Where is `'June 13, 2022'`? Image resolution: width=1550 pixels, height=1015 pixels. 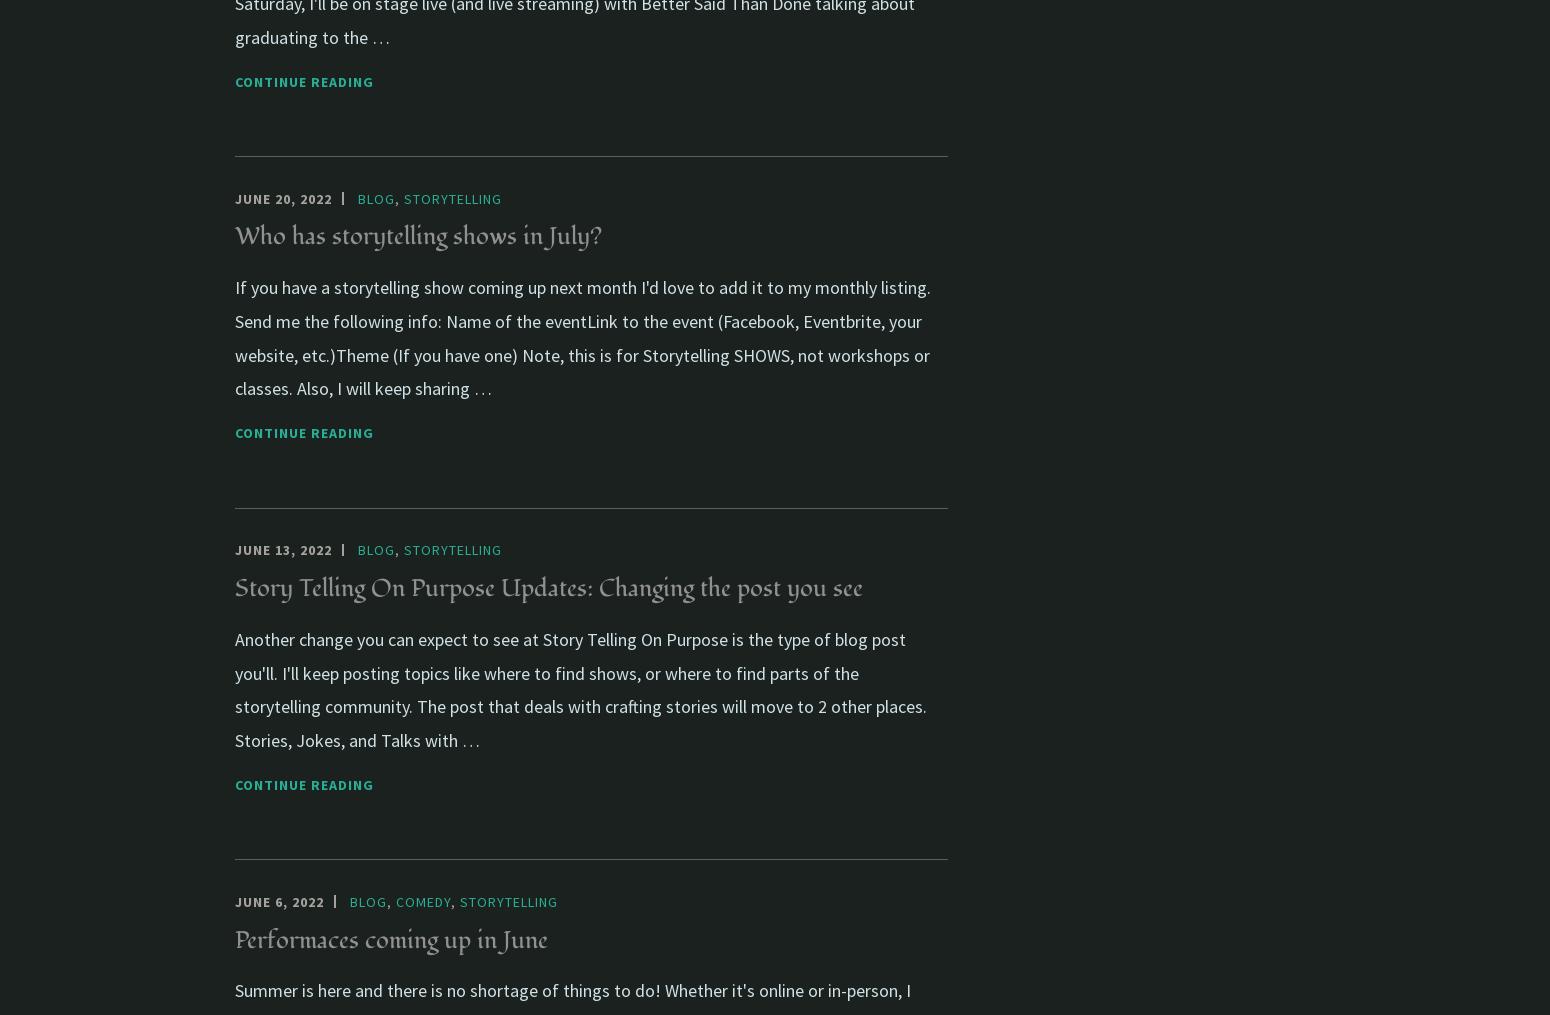 'June 13, 2022' is located at coordinates (234, 550).